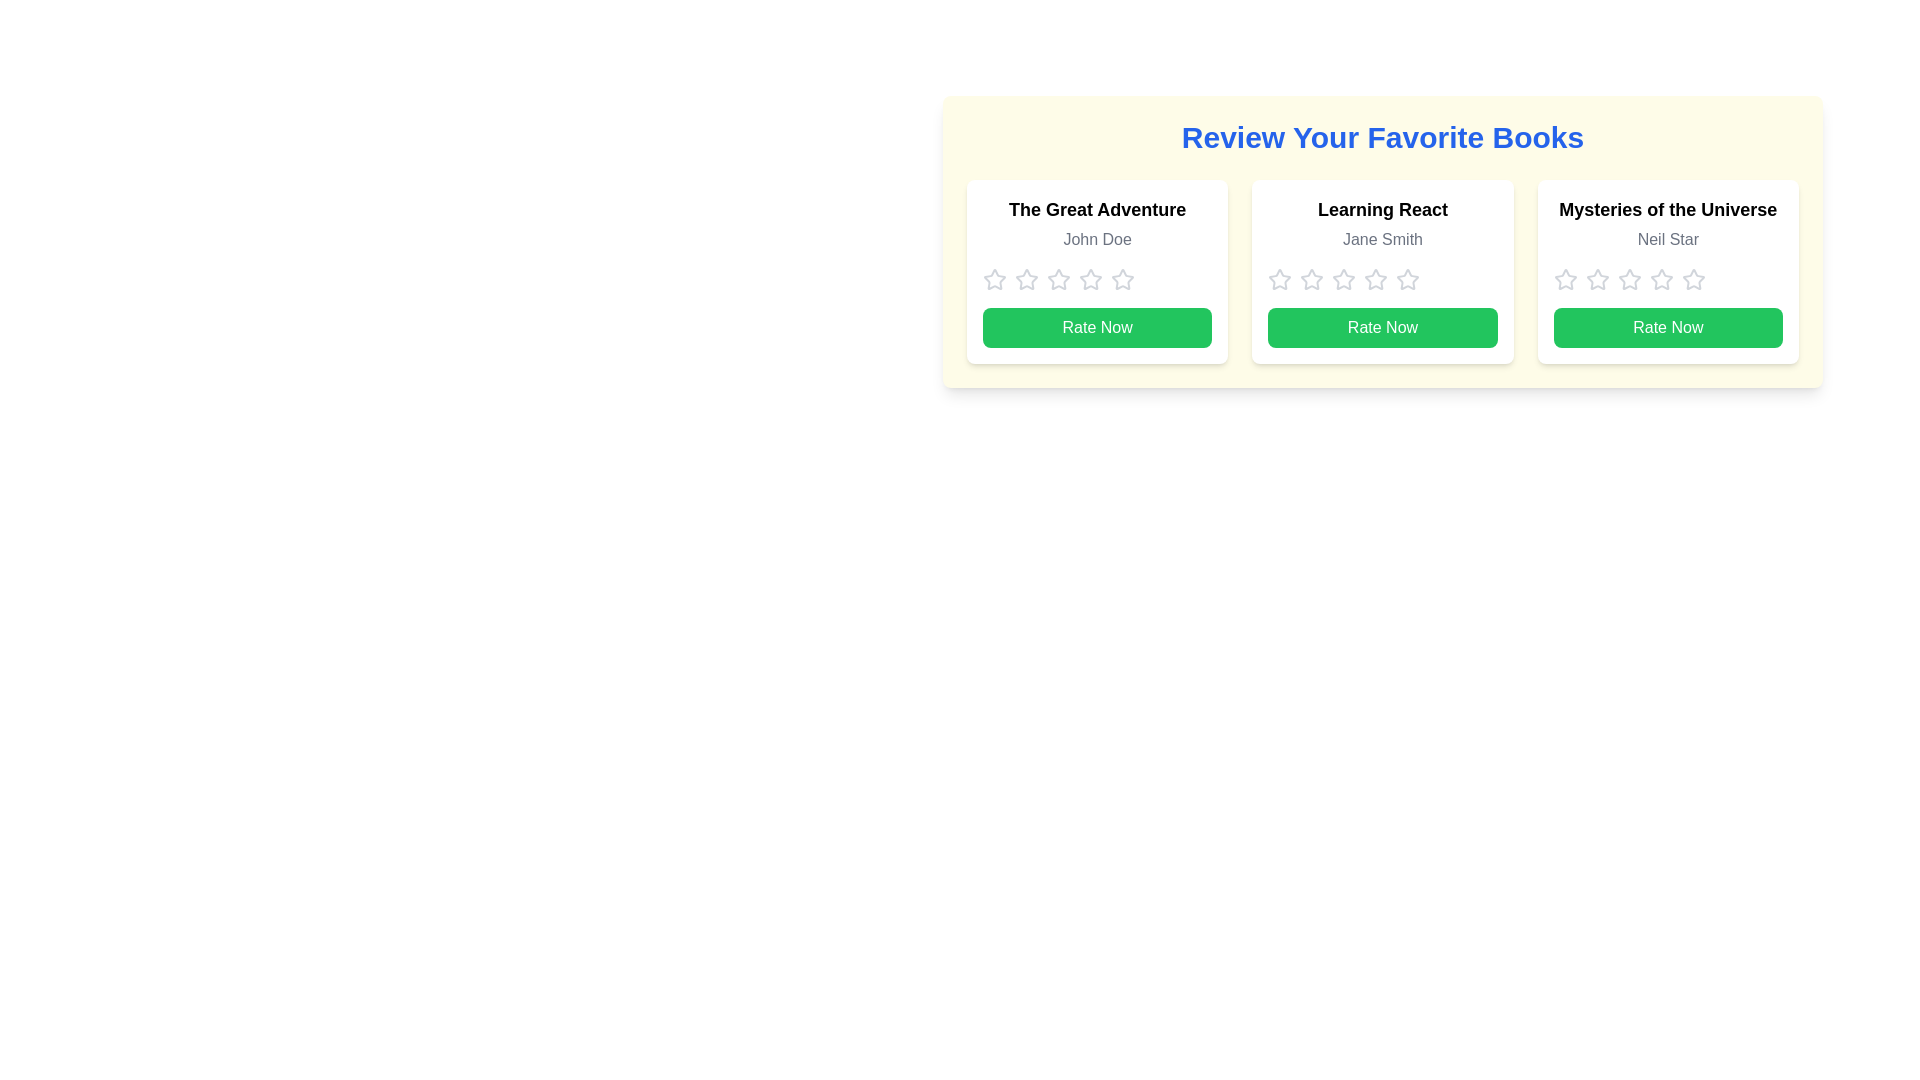 The image size is (1920, 1080). Describe the element at coordinates (1661, 279) in the screenshot. I see `the third rating star in the rating widget of the card titled 'Mysteries of the Universe' by Neil Star` at that location.